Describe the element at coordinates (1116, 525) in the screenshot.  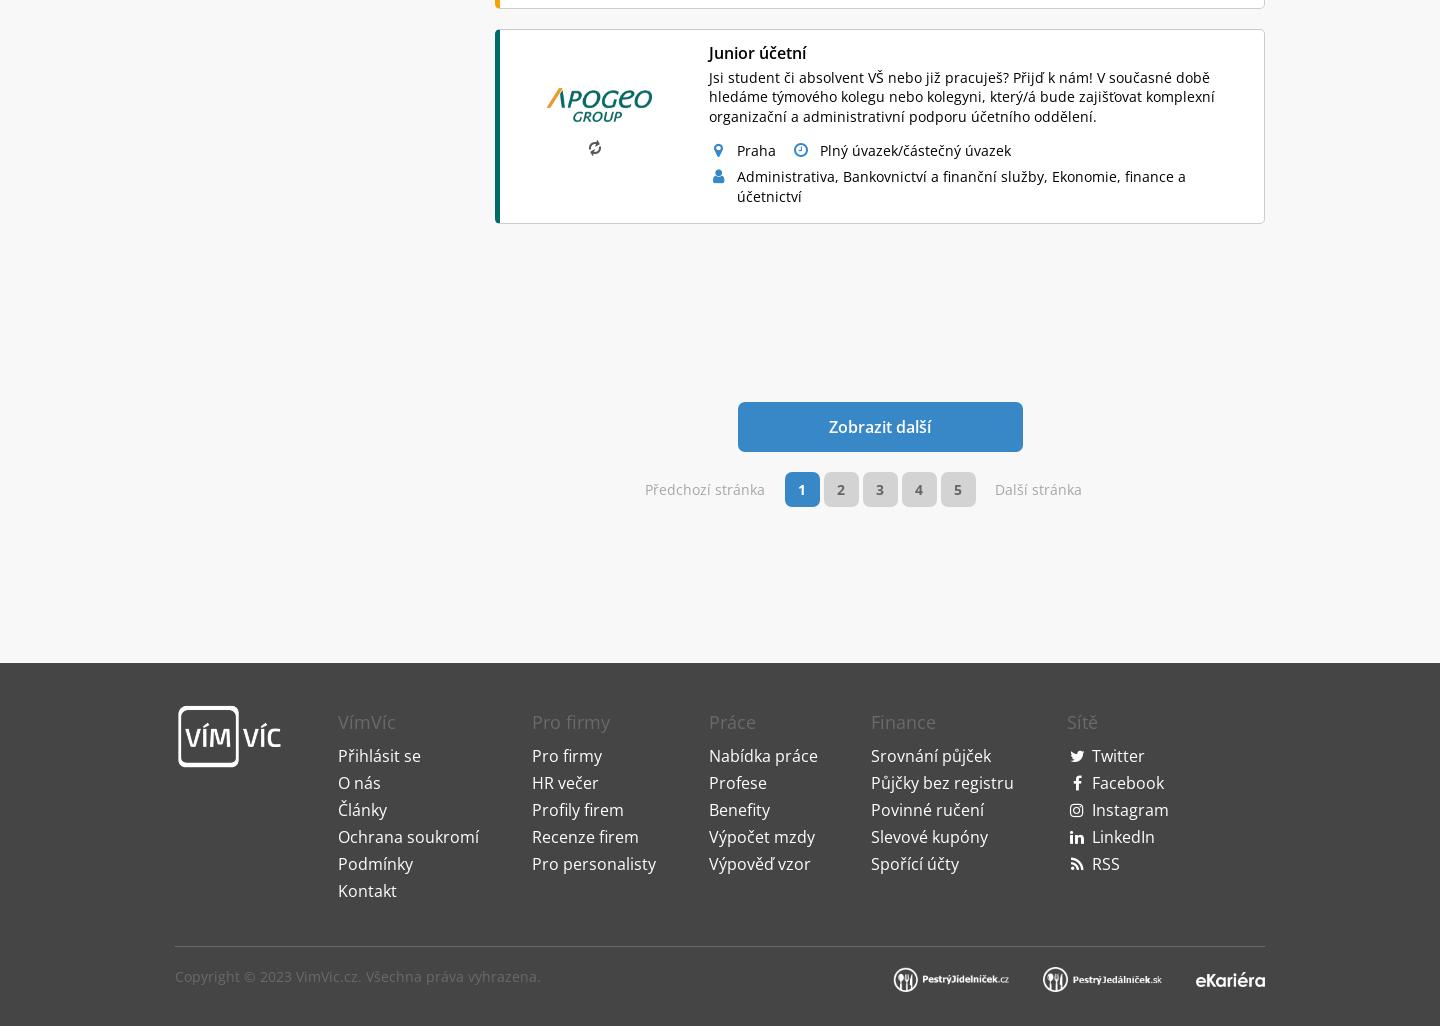
I see `'Twitter'` at that location.